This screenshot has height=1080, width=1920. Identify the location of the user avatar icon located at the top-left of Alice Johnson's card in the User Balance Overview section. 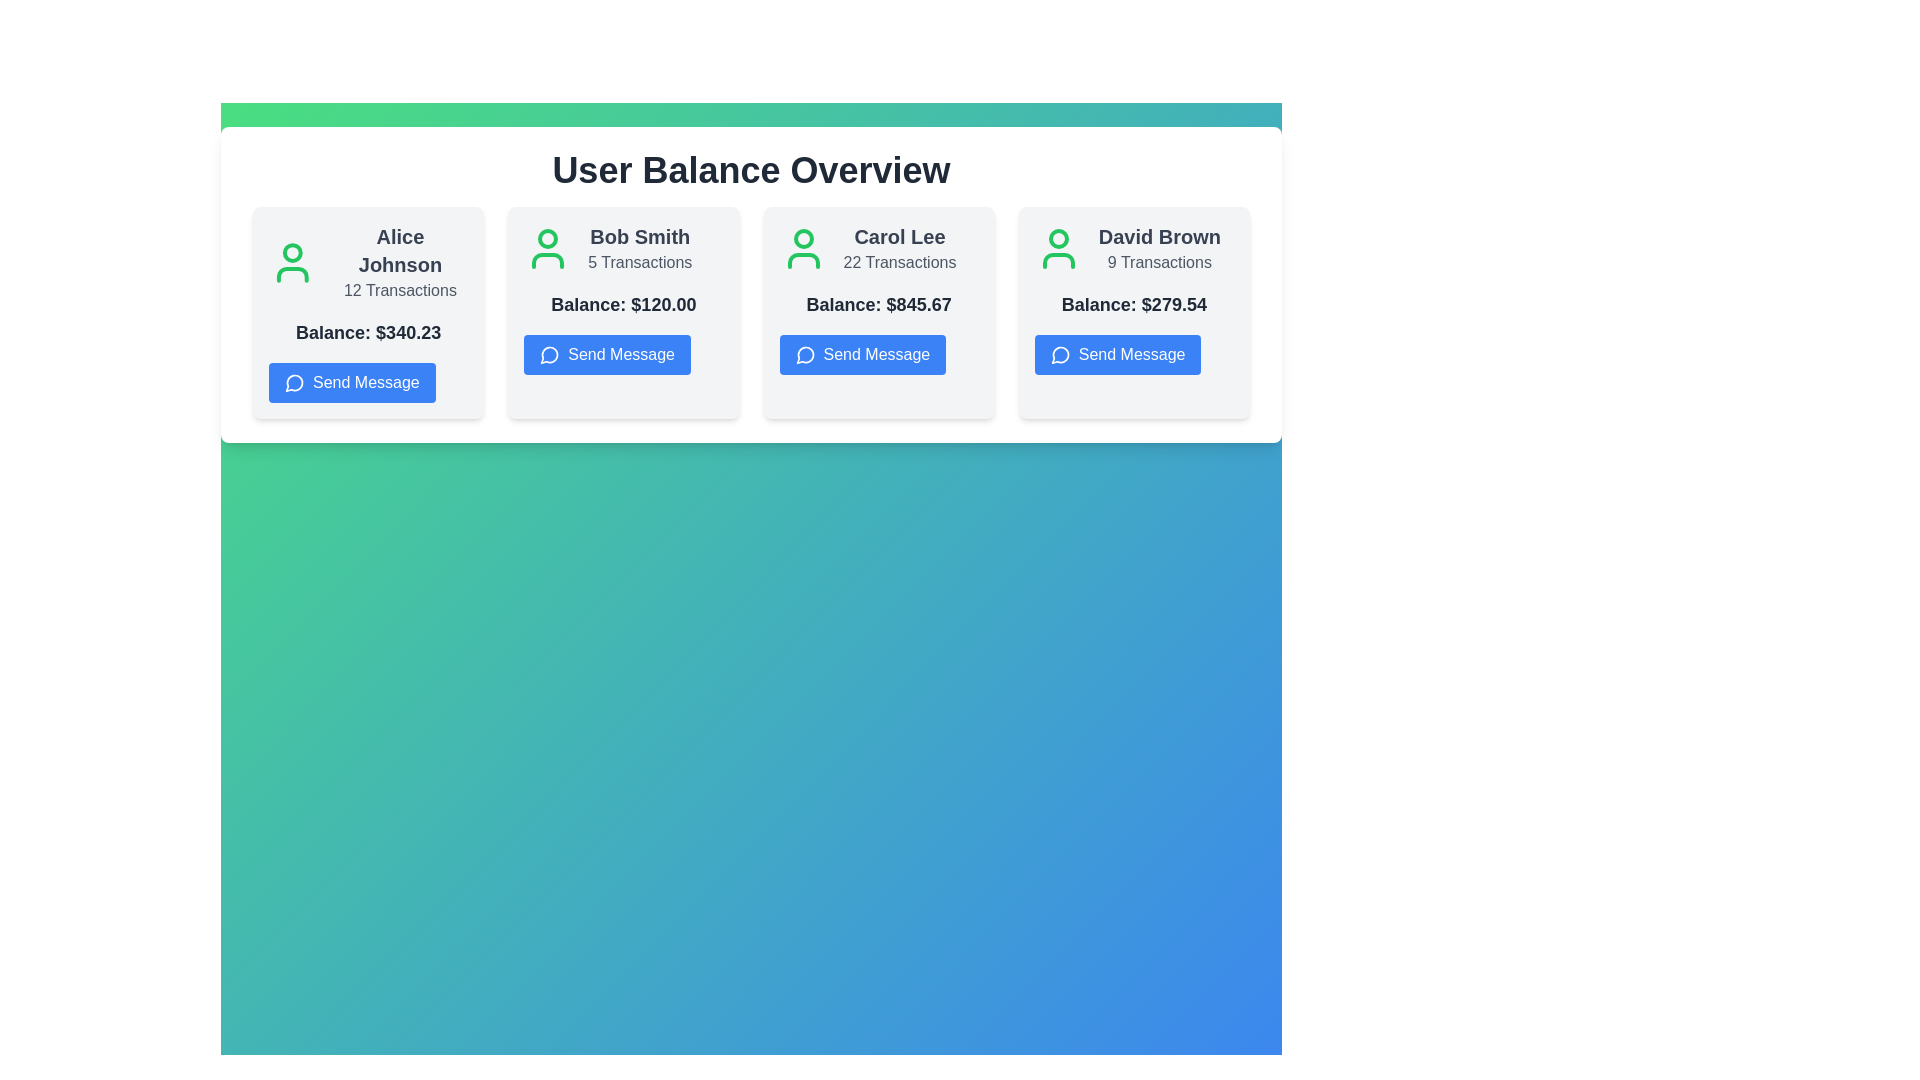
(291, 261).